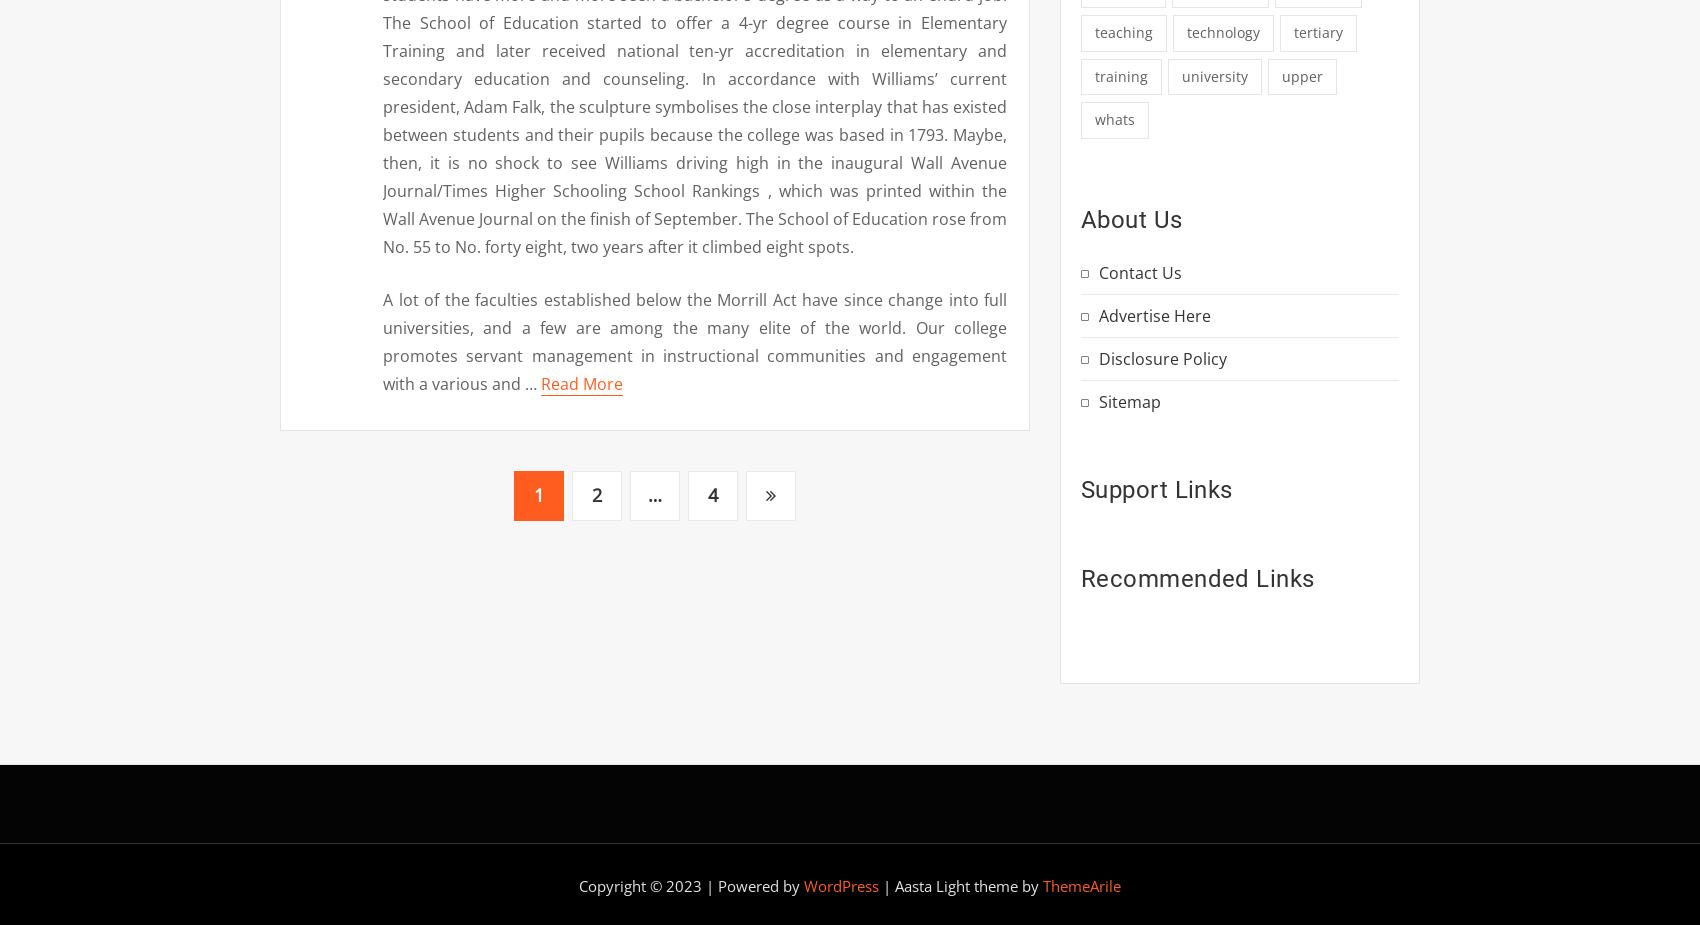 The height and width of the screenshot is (925, 1700). What do you see at coordinates (1222, 31) in the screenshot?
I see `'technology'` at bounding box center [1222, 31].